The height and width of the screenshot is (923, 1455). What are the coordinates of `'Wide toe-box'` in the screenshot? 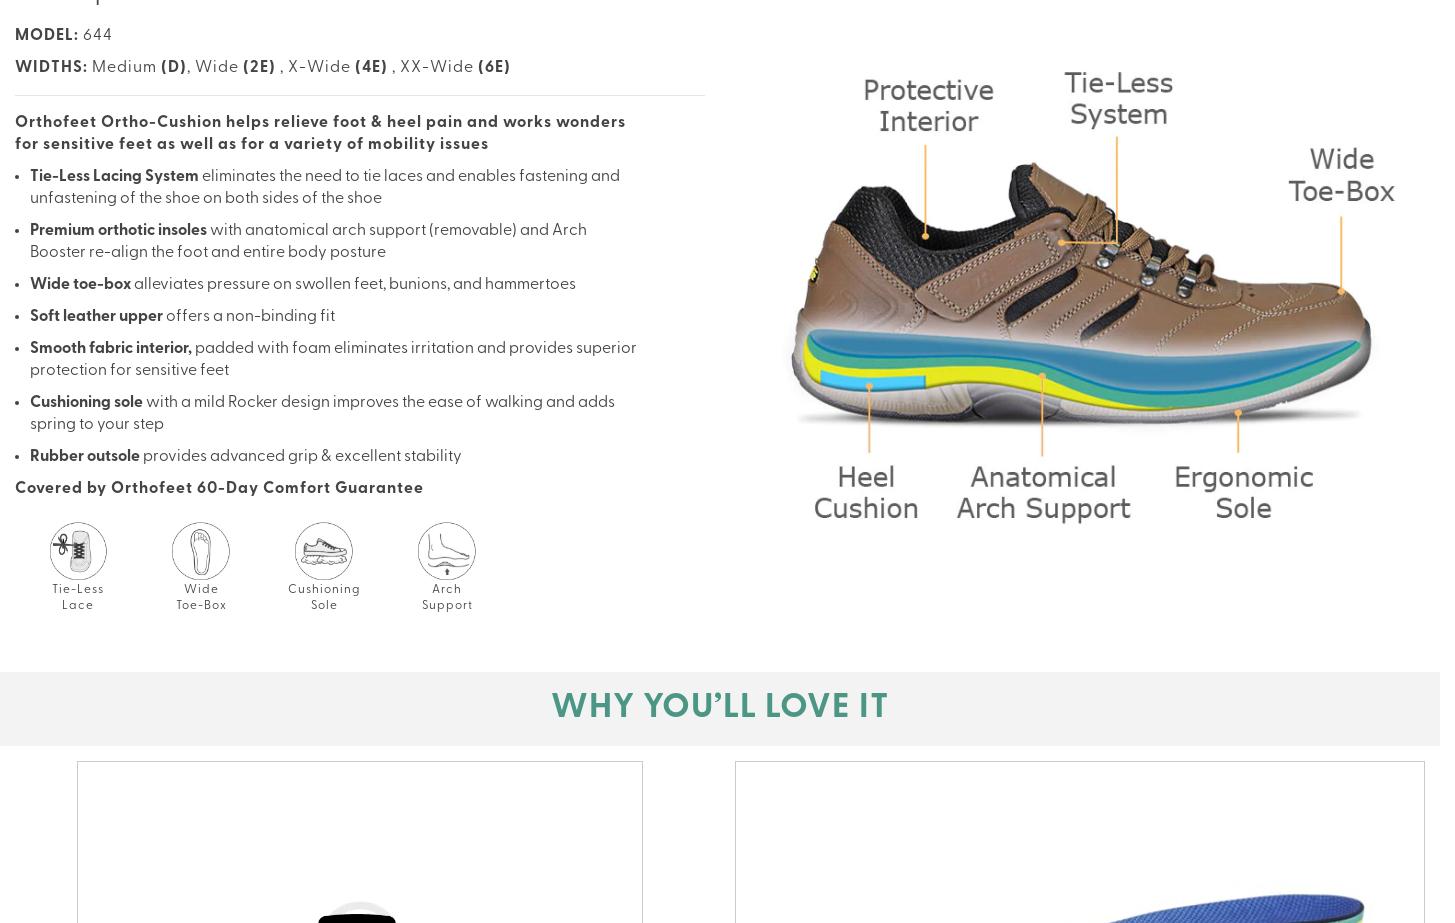 It's located at (29, 285).